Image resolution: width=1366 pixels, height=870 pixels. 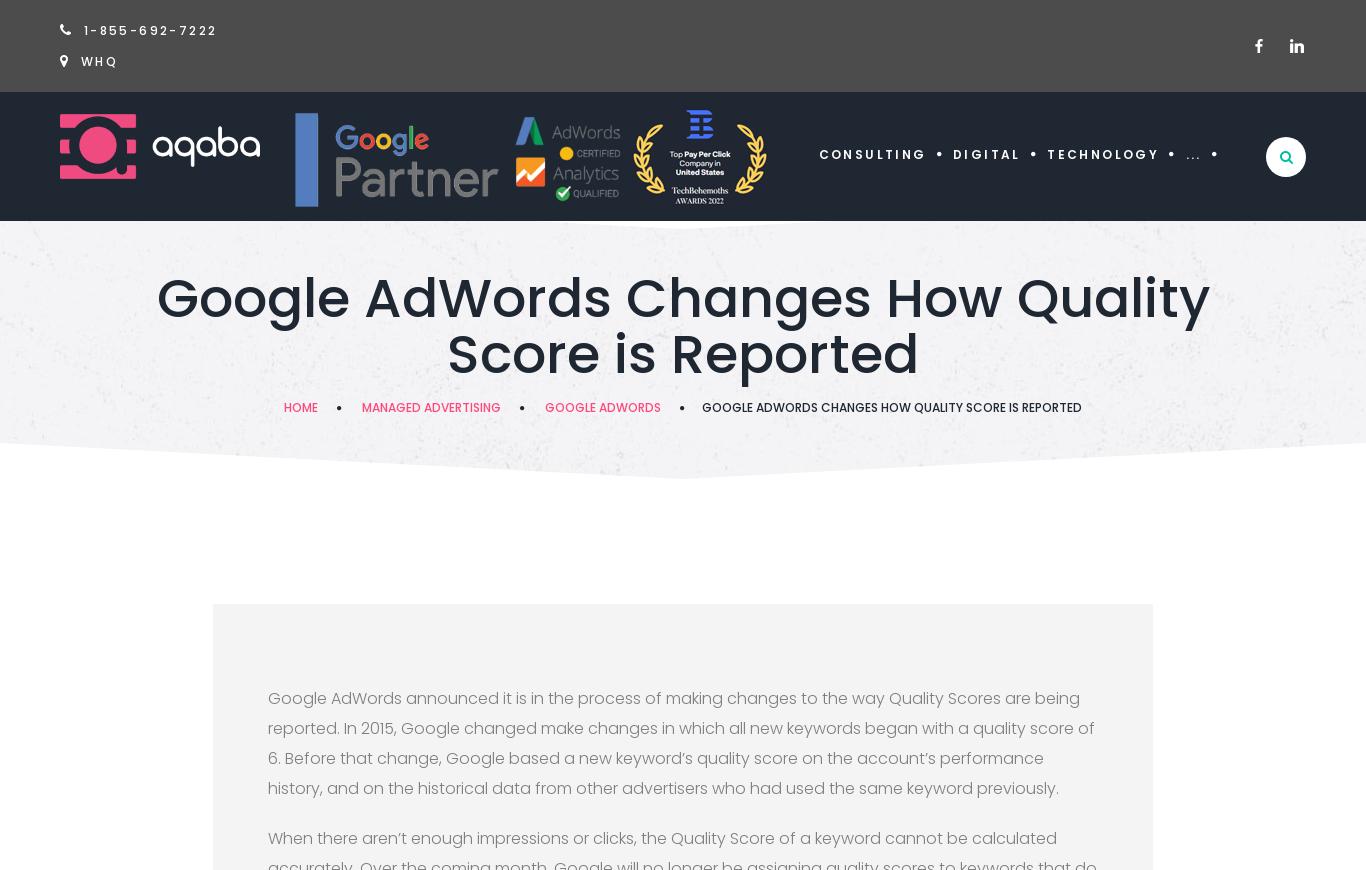 I want to click on '...', so click(x=1193, y=153).